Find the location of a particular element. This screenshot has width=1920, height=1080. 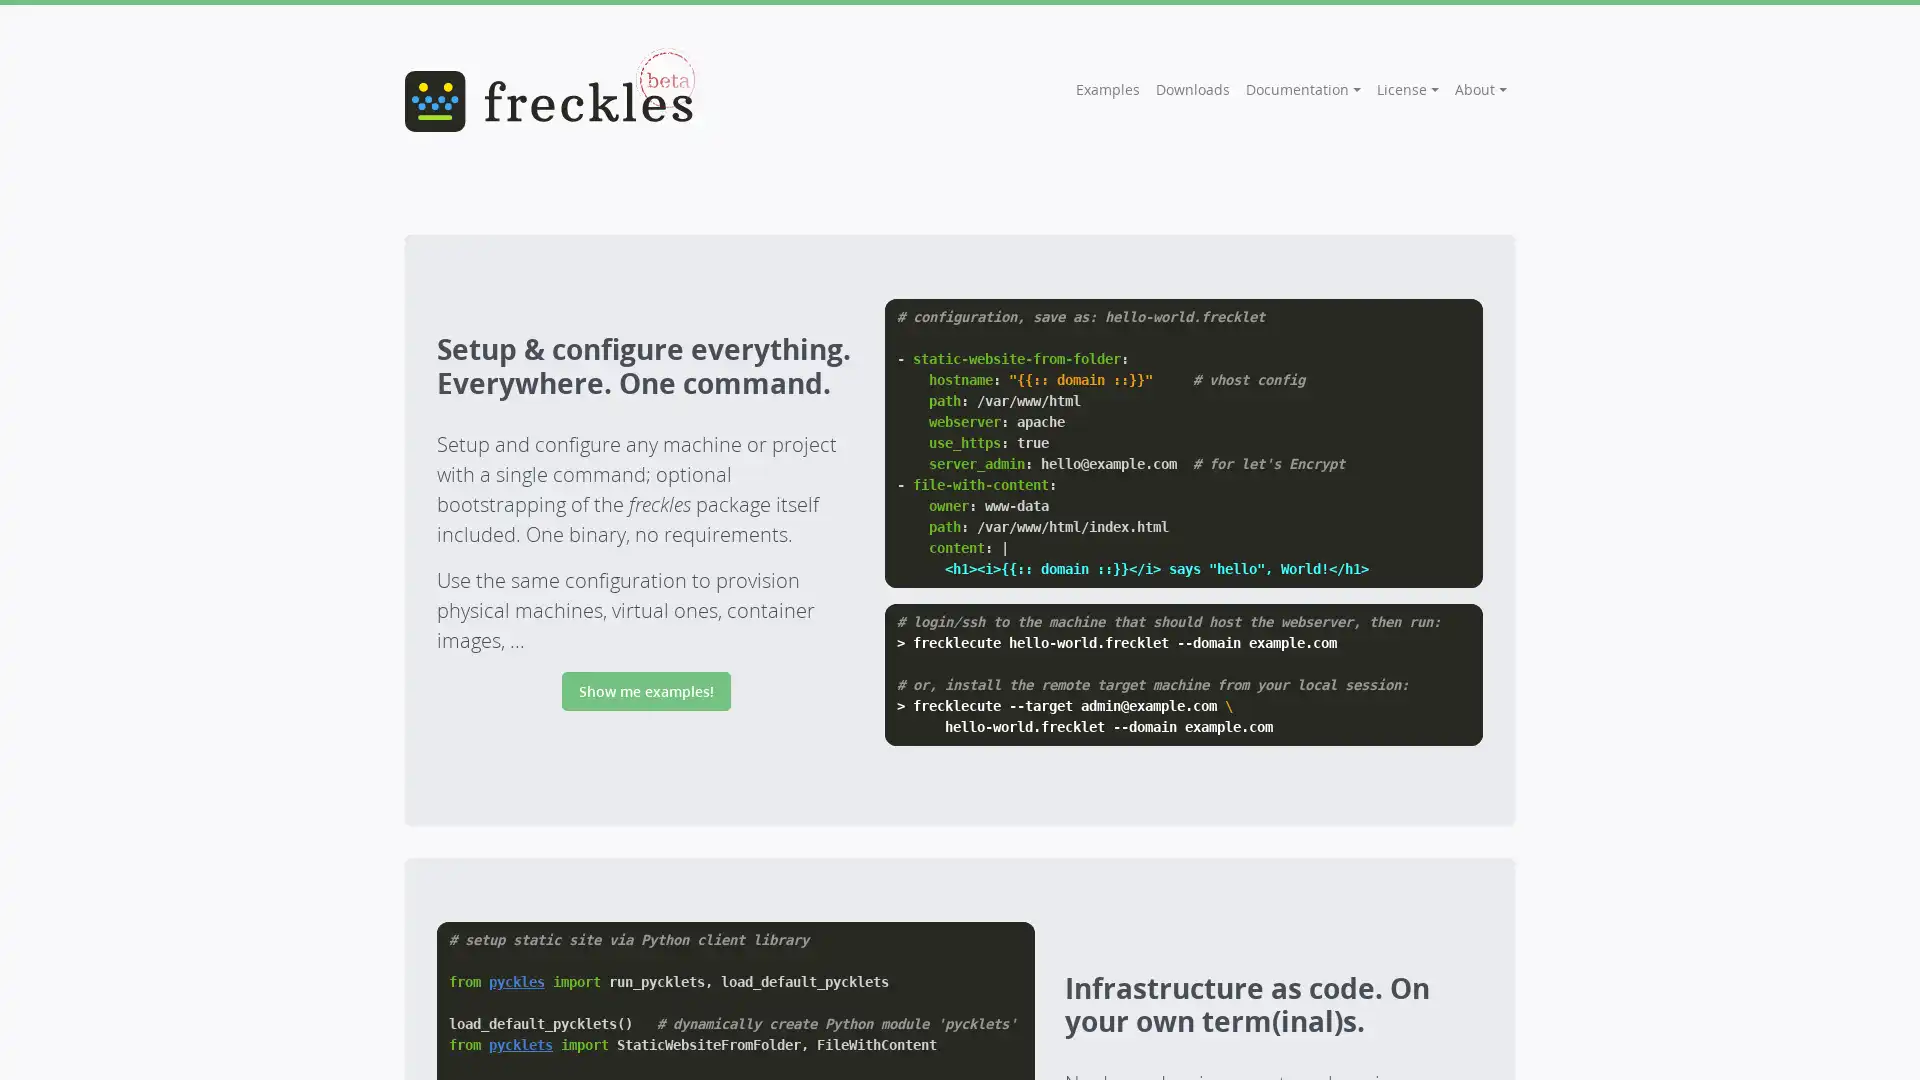

Show me examples! is located at coordinates (645, 690).